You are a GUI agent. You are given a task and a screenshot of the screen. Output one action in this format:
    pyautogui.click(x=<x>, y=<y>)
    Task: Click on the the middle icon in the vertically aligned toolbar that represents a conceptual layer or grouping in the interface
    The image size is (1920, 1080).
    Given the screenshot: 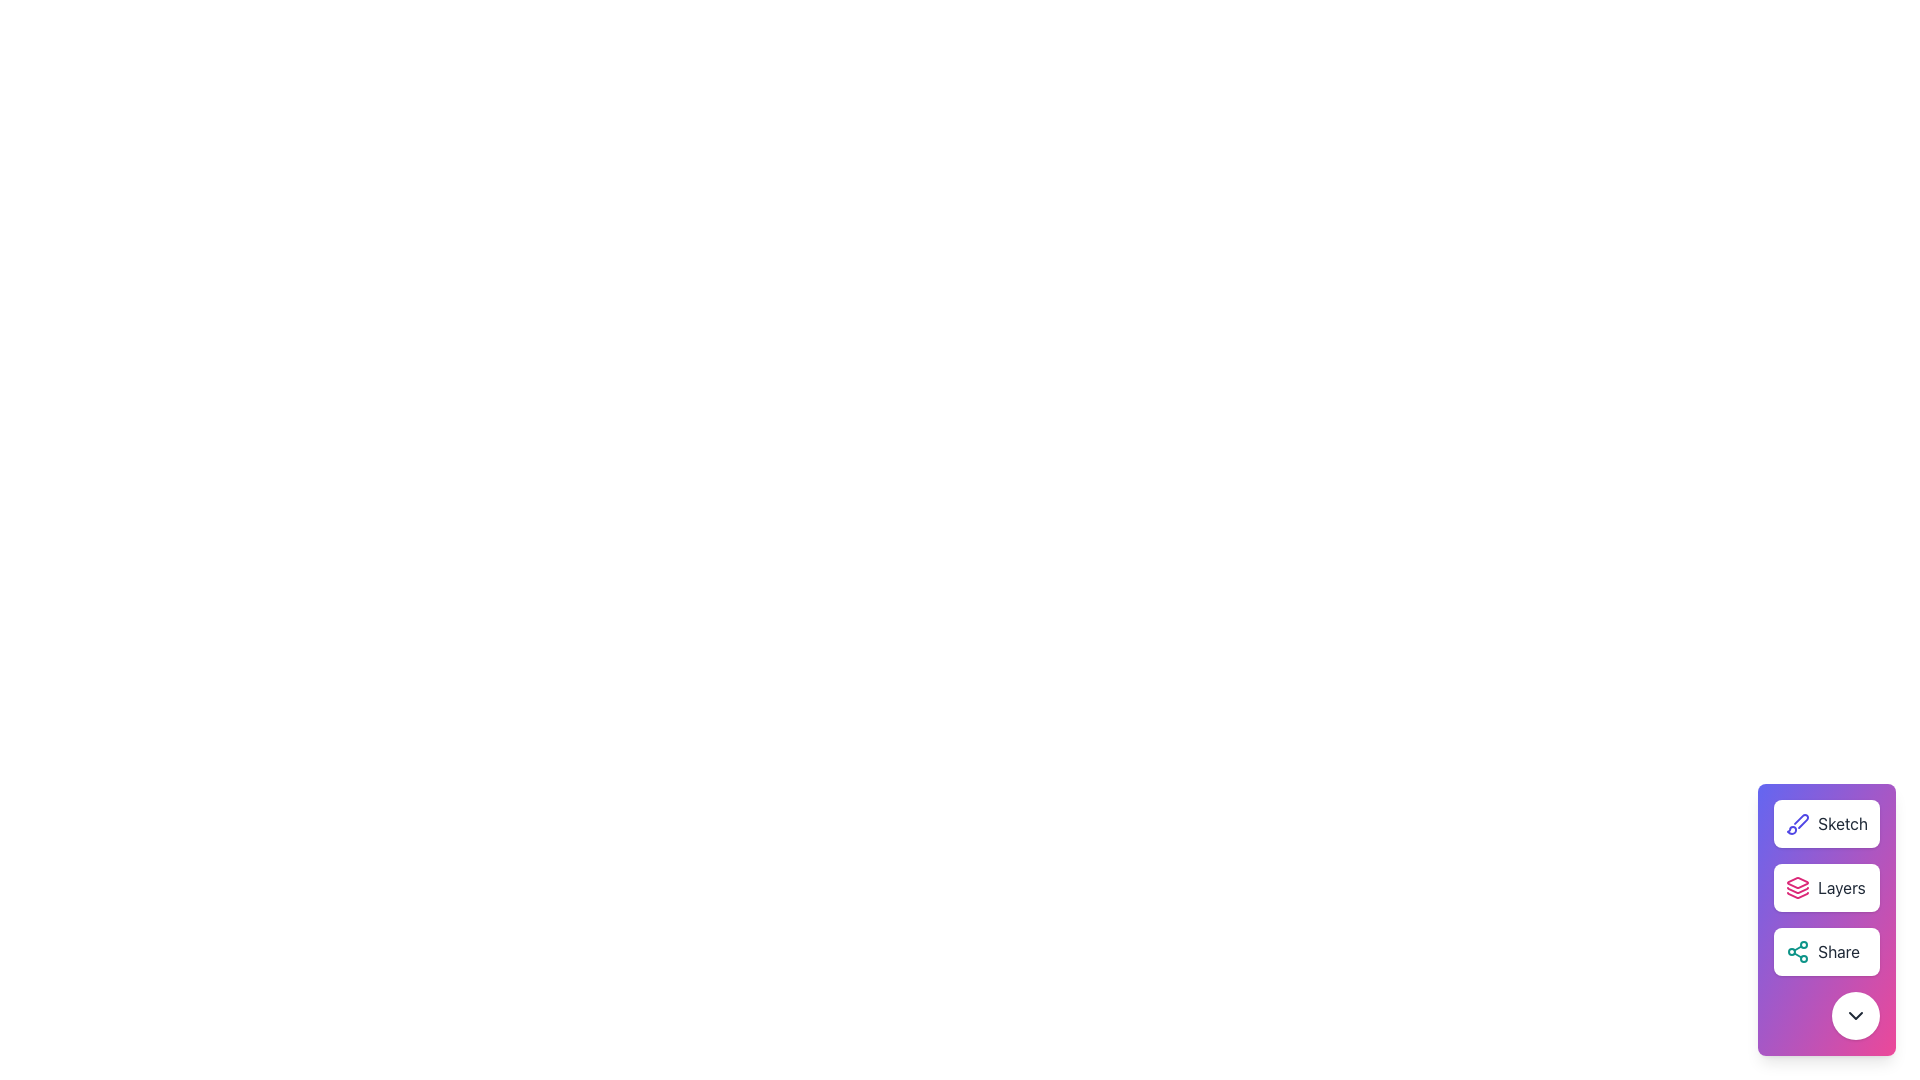 What is the action you would take?
    pyautogui.click(x=1798, y=889)
    